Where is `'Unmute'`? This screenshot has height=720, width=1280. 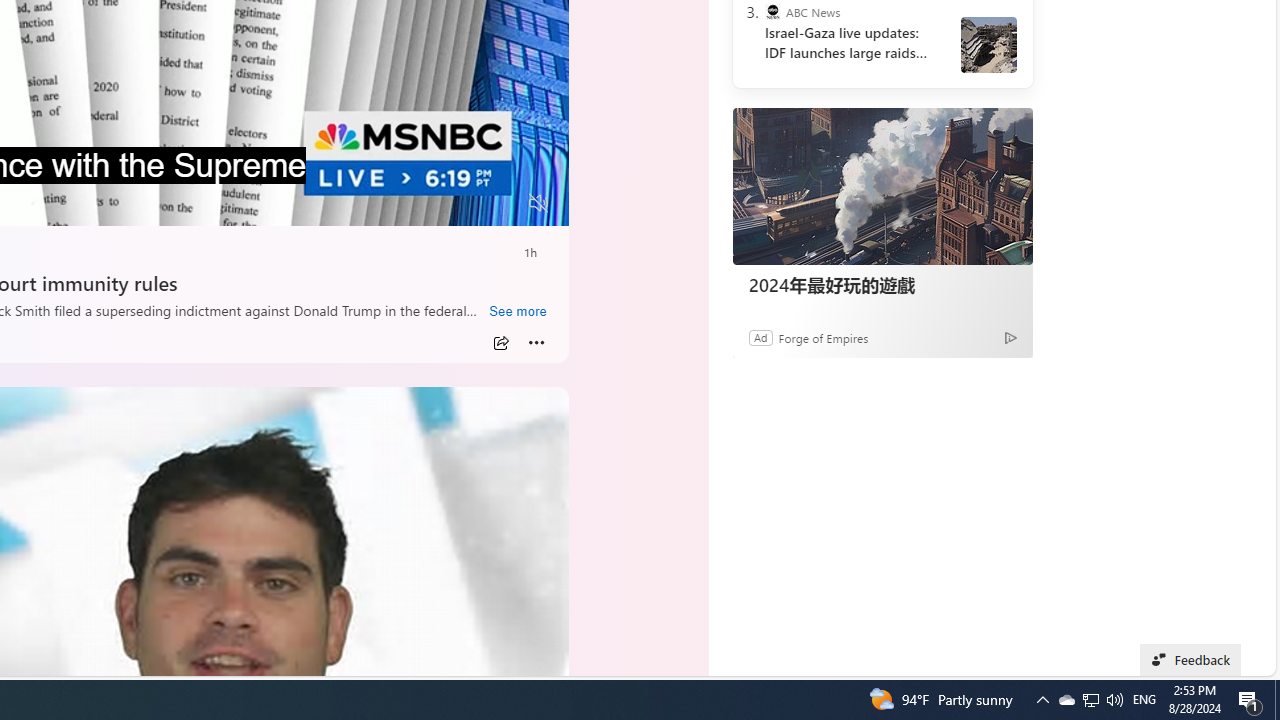 'Unmute' is located at coordinates (538, 203).